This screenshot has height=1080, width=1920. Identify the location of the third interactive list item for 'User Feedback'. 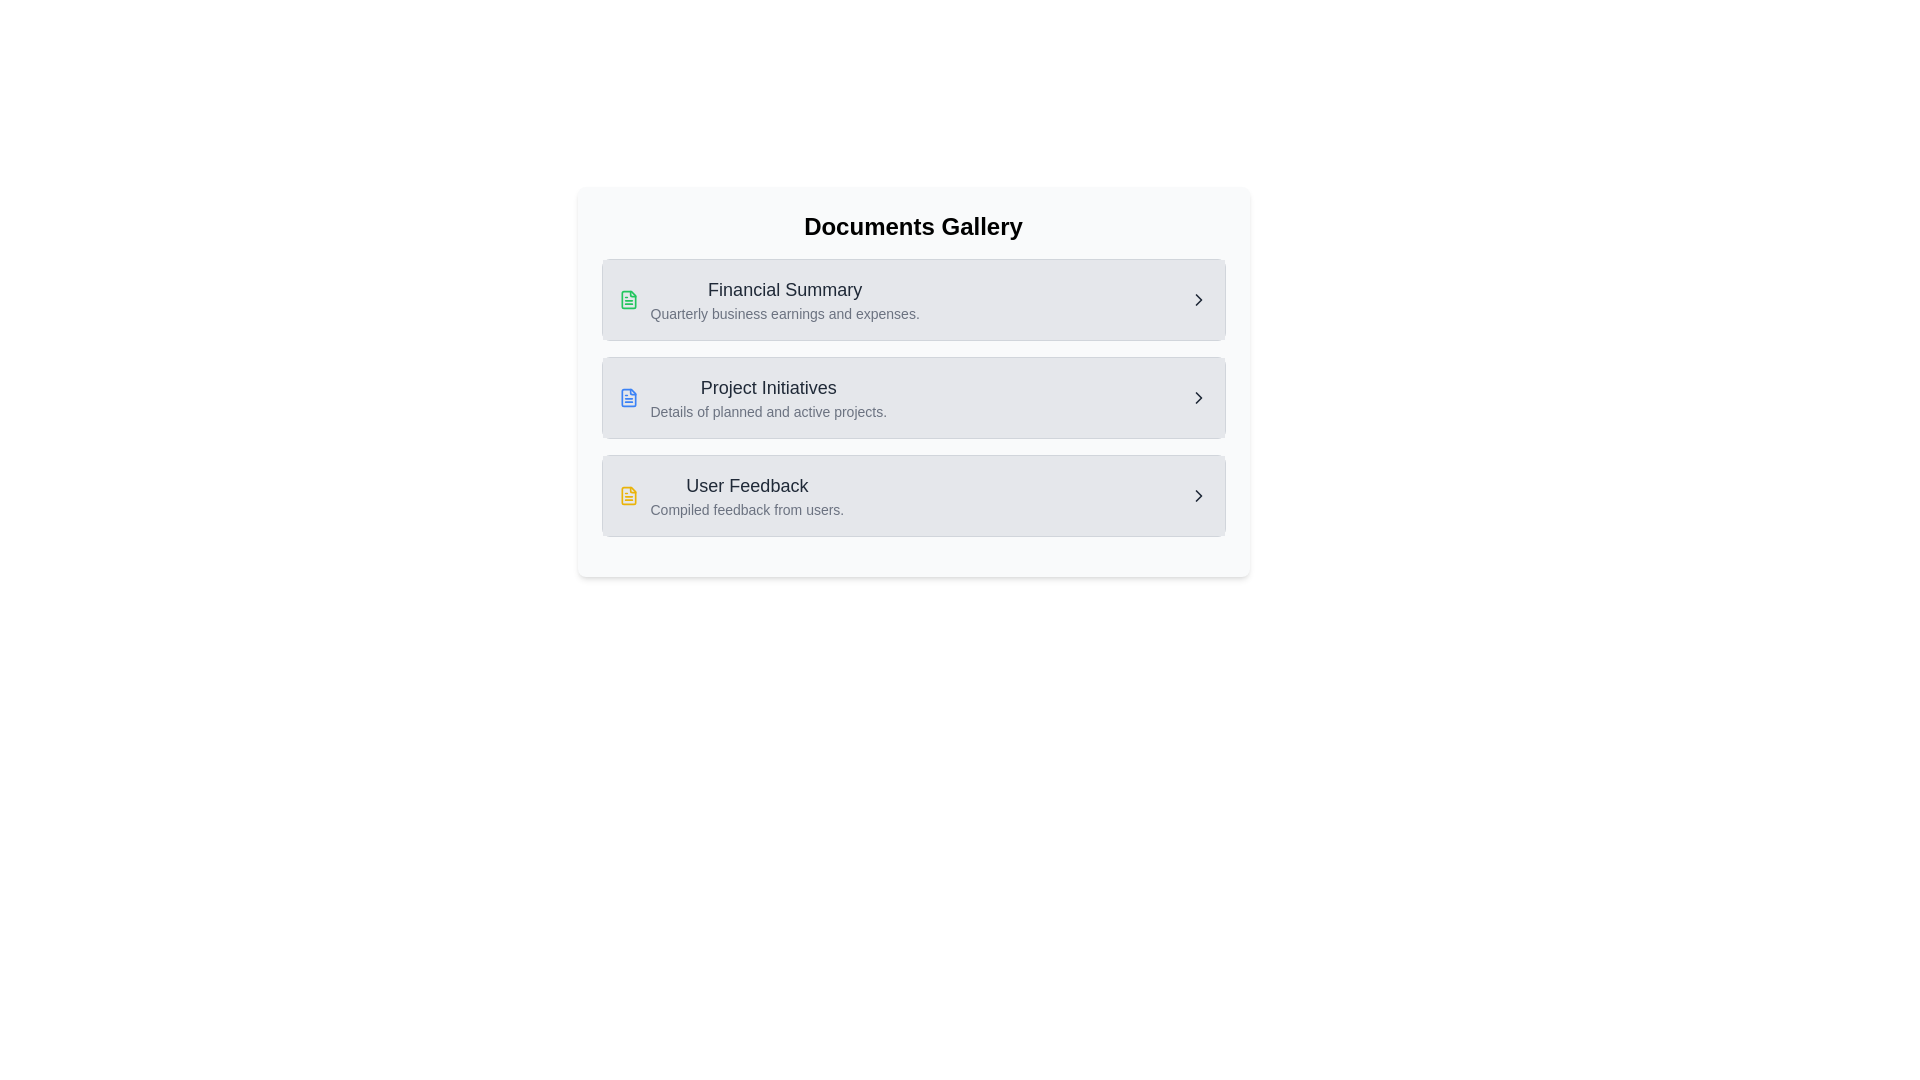
(730, 495).